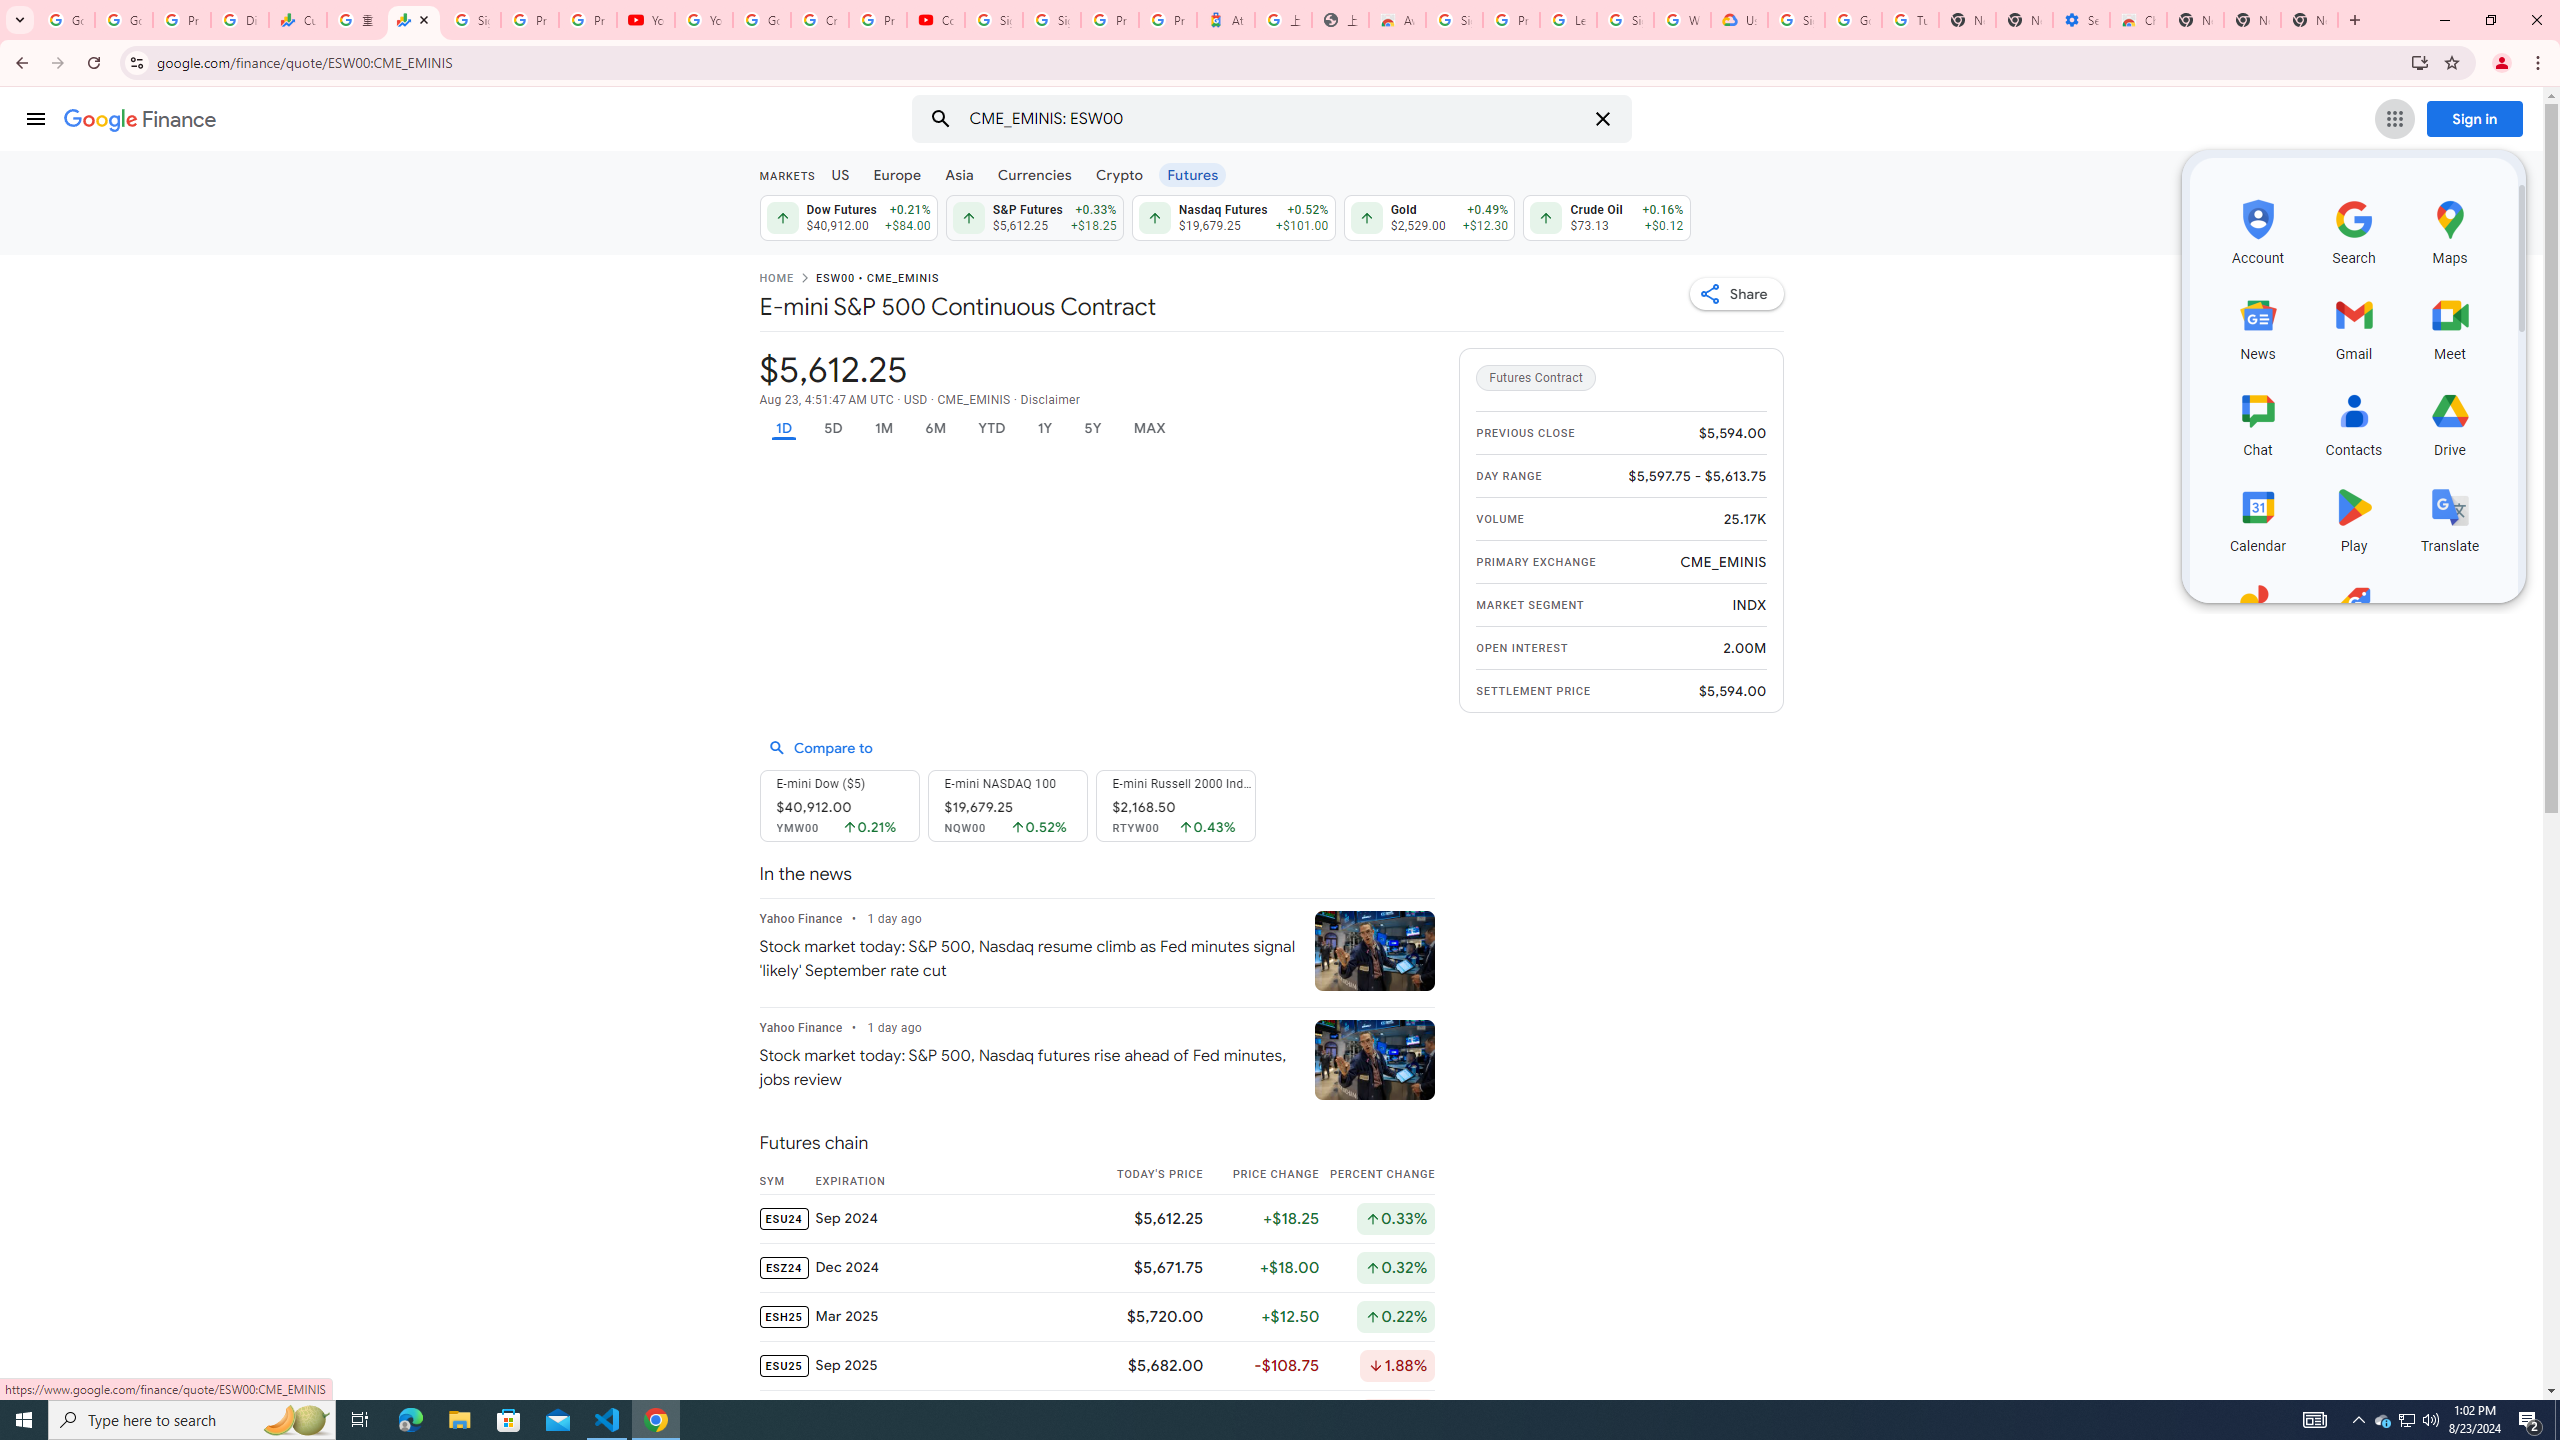 The height and width of the screenshot is (1440, 2560). I want to click on 'YTD', so click(990, 428).